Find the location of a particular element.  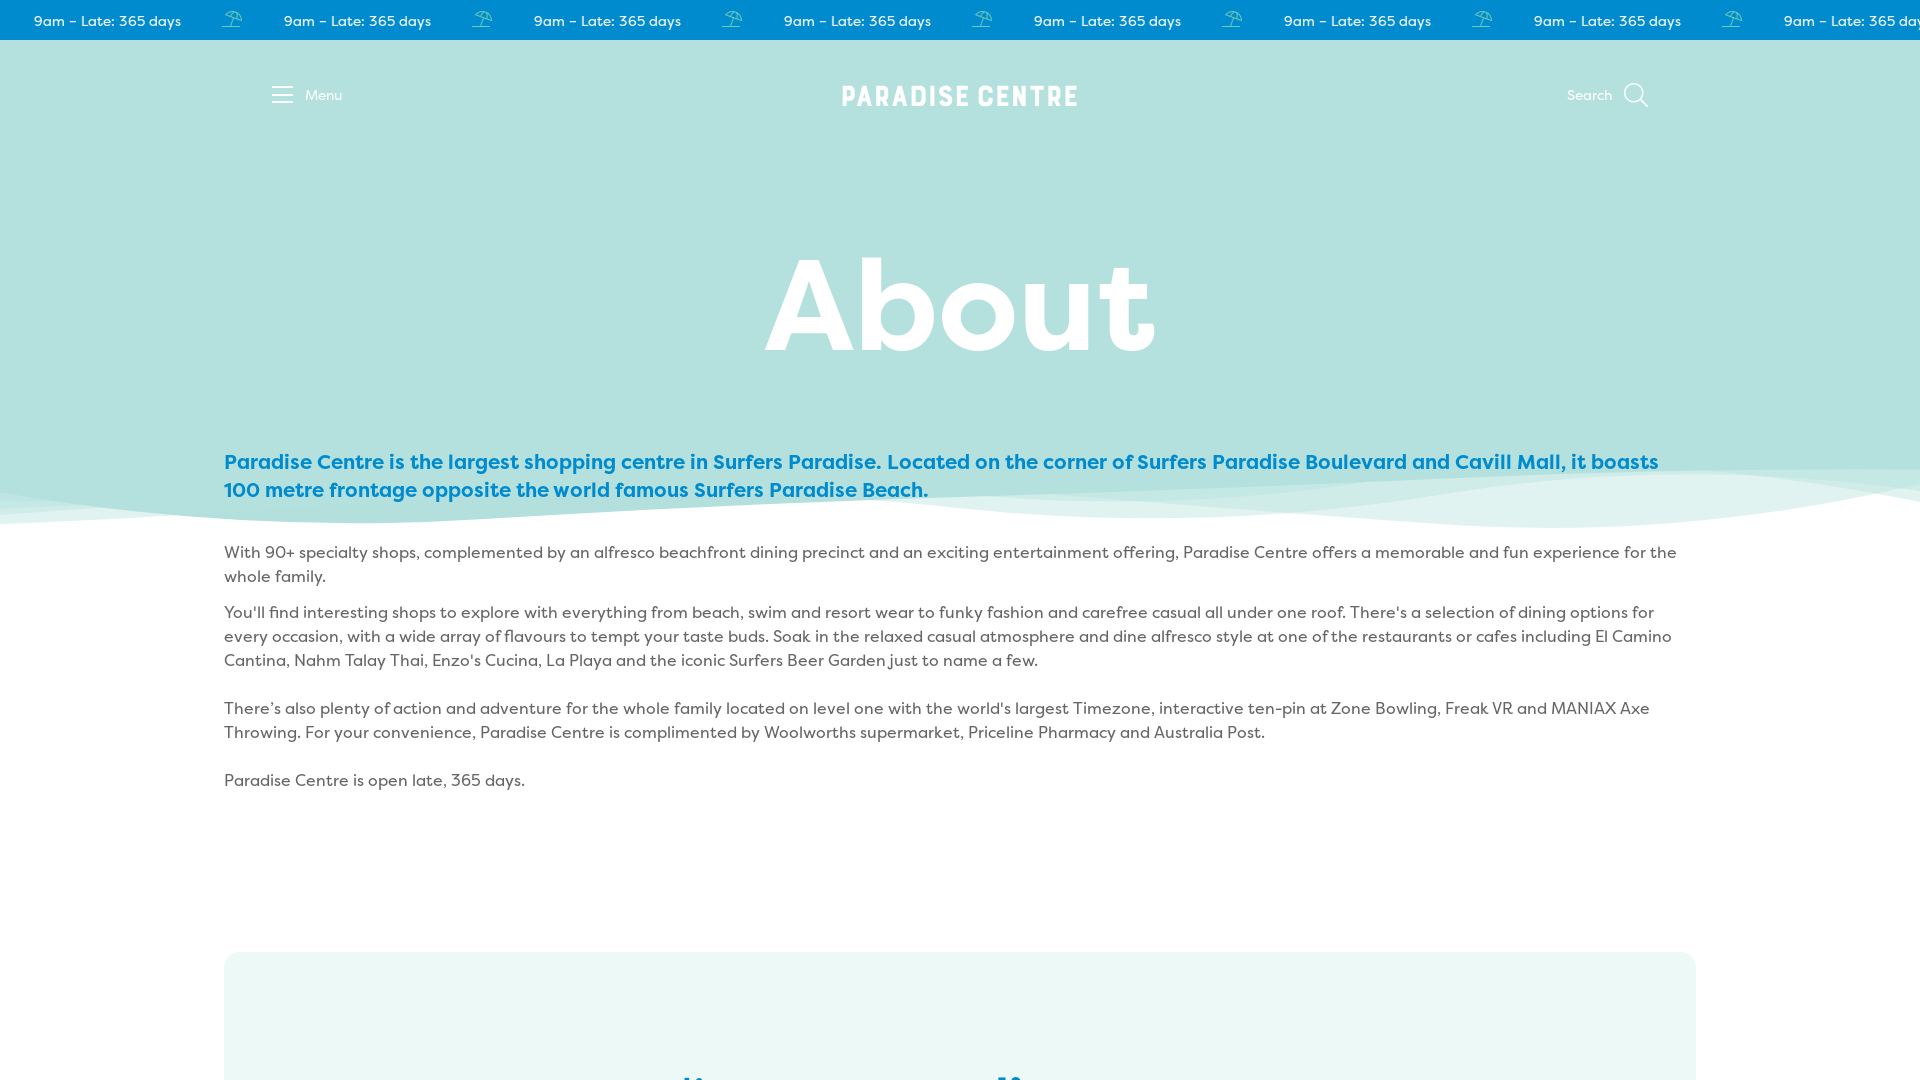

'Search' is located at coordinates (1565, 96).